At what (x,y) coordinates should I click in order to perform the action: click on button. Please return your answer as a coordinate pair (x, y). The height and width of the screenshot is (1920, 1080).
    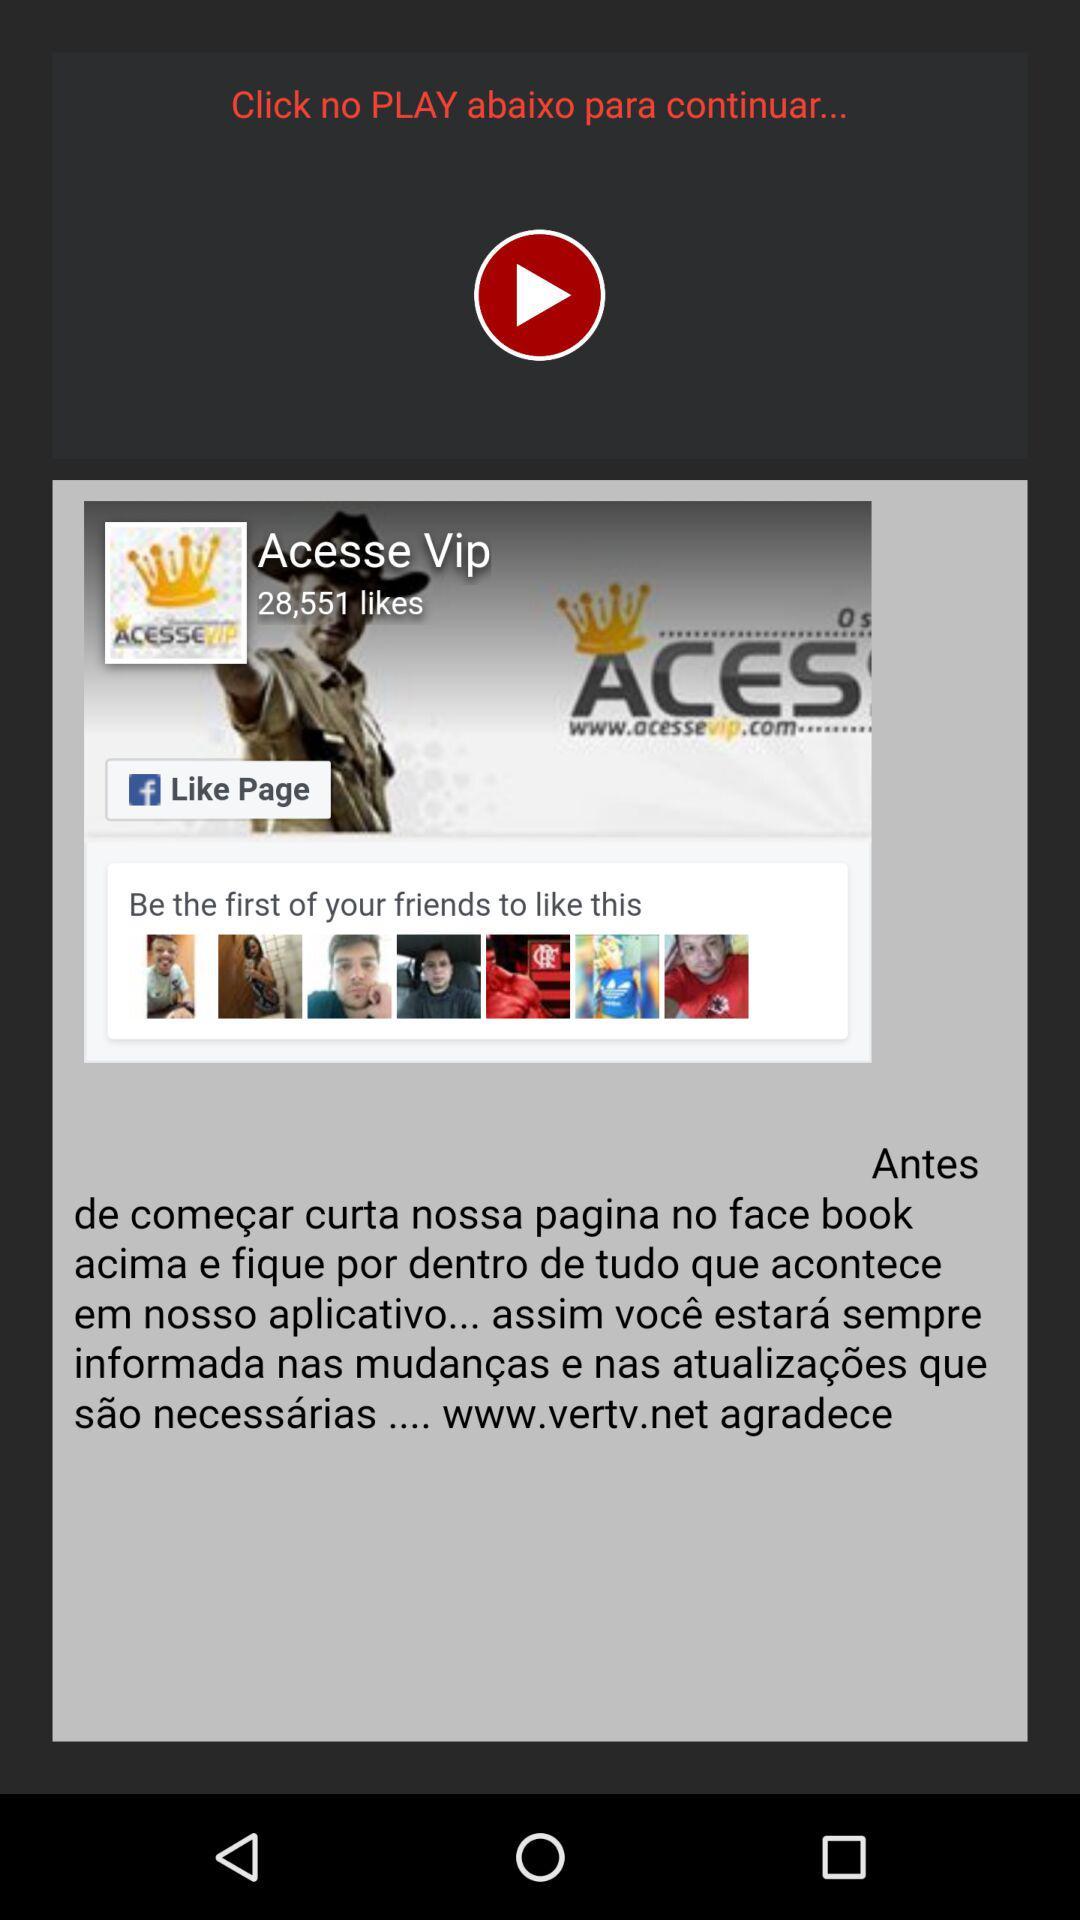
    Looking at the image, I should click on (538, 294).